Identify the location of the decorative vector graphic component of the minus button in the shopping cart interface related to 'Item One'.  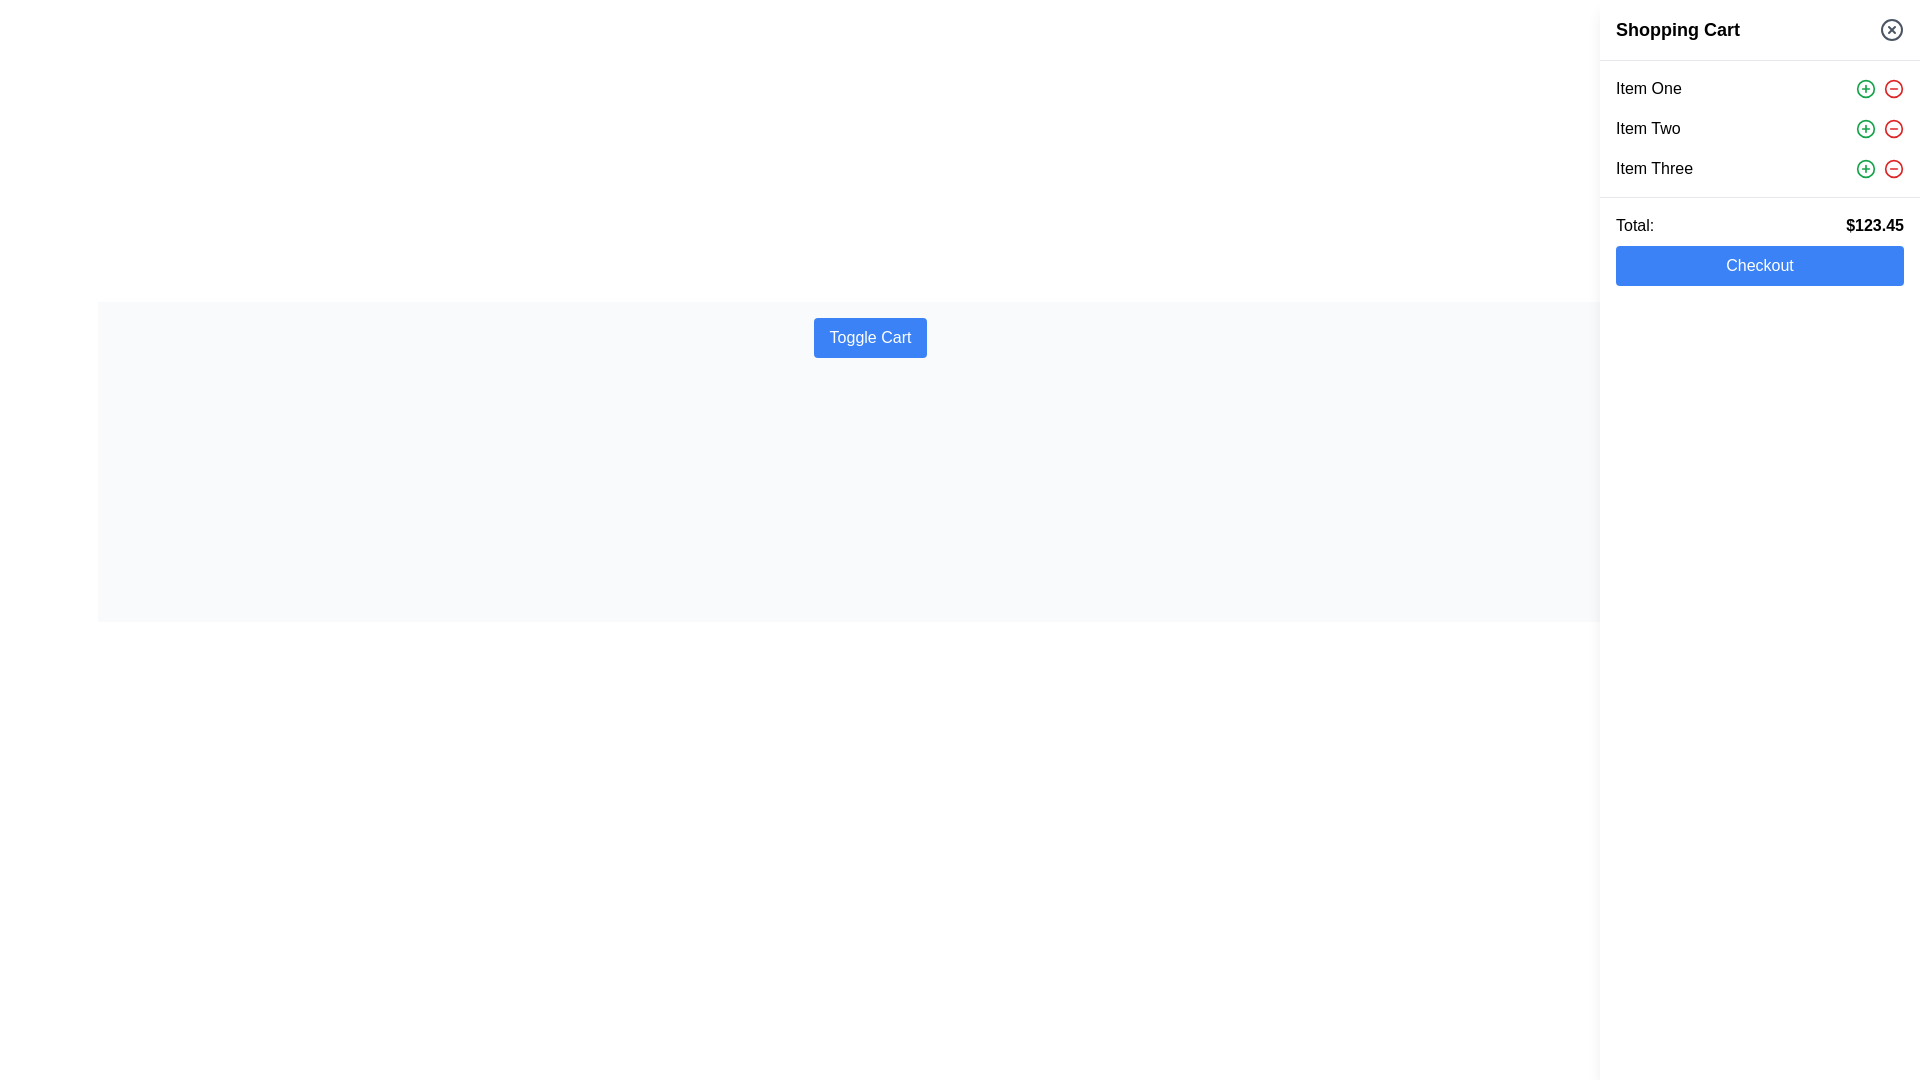
(1893, 87).